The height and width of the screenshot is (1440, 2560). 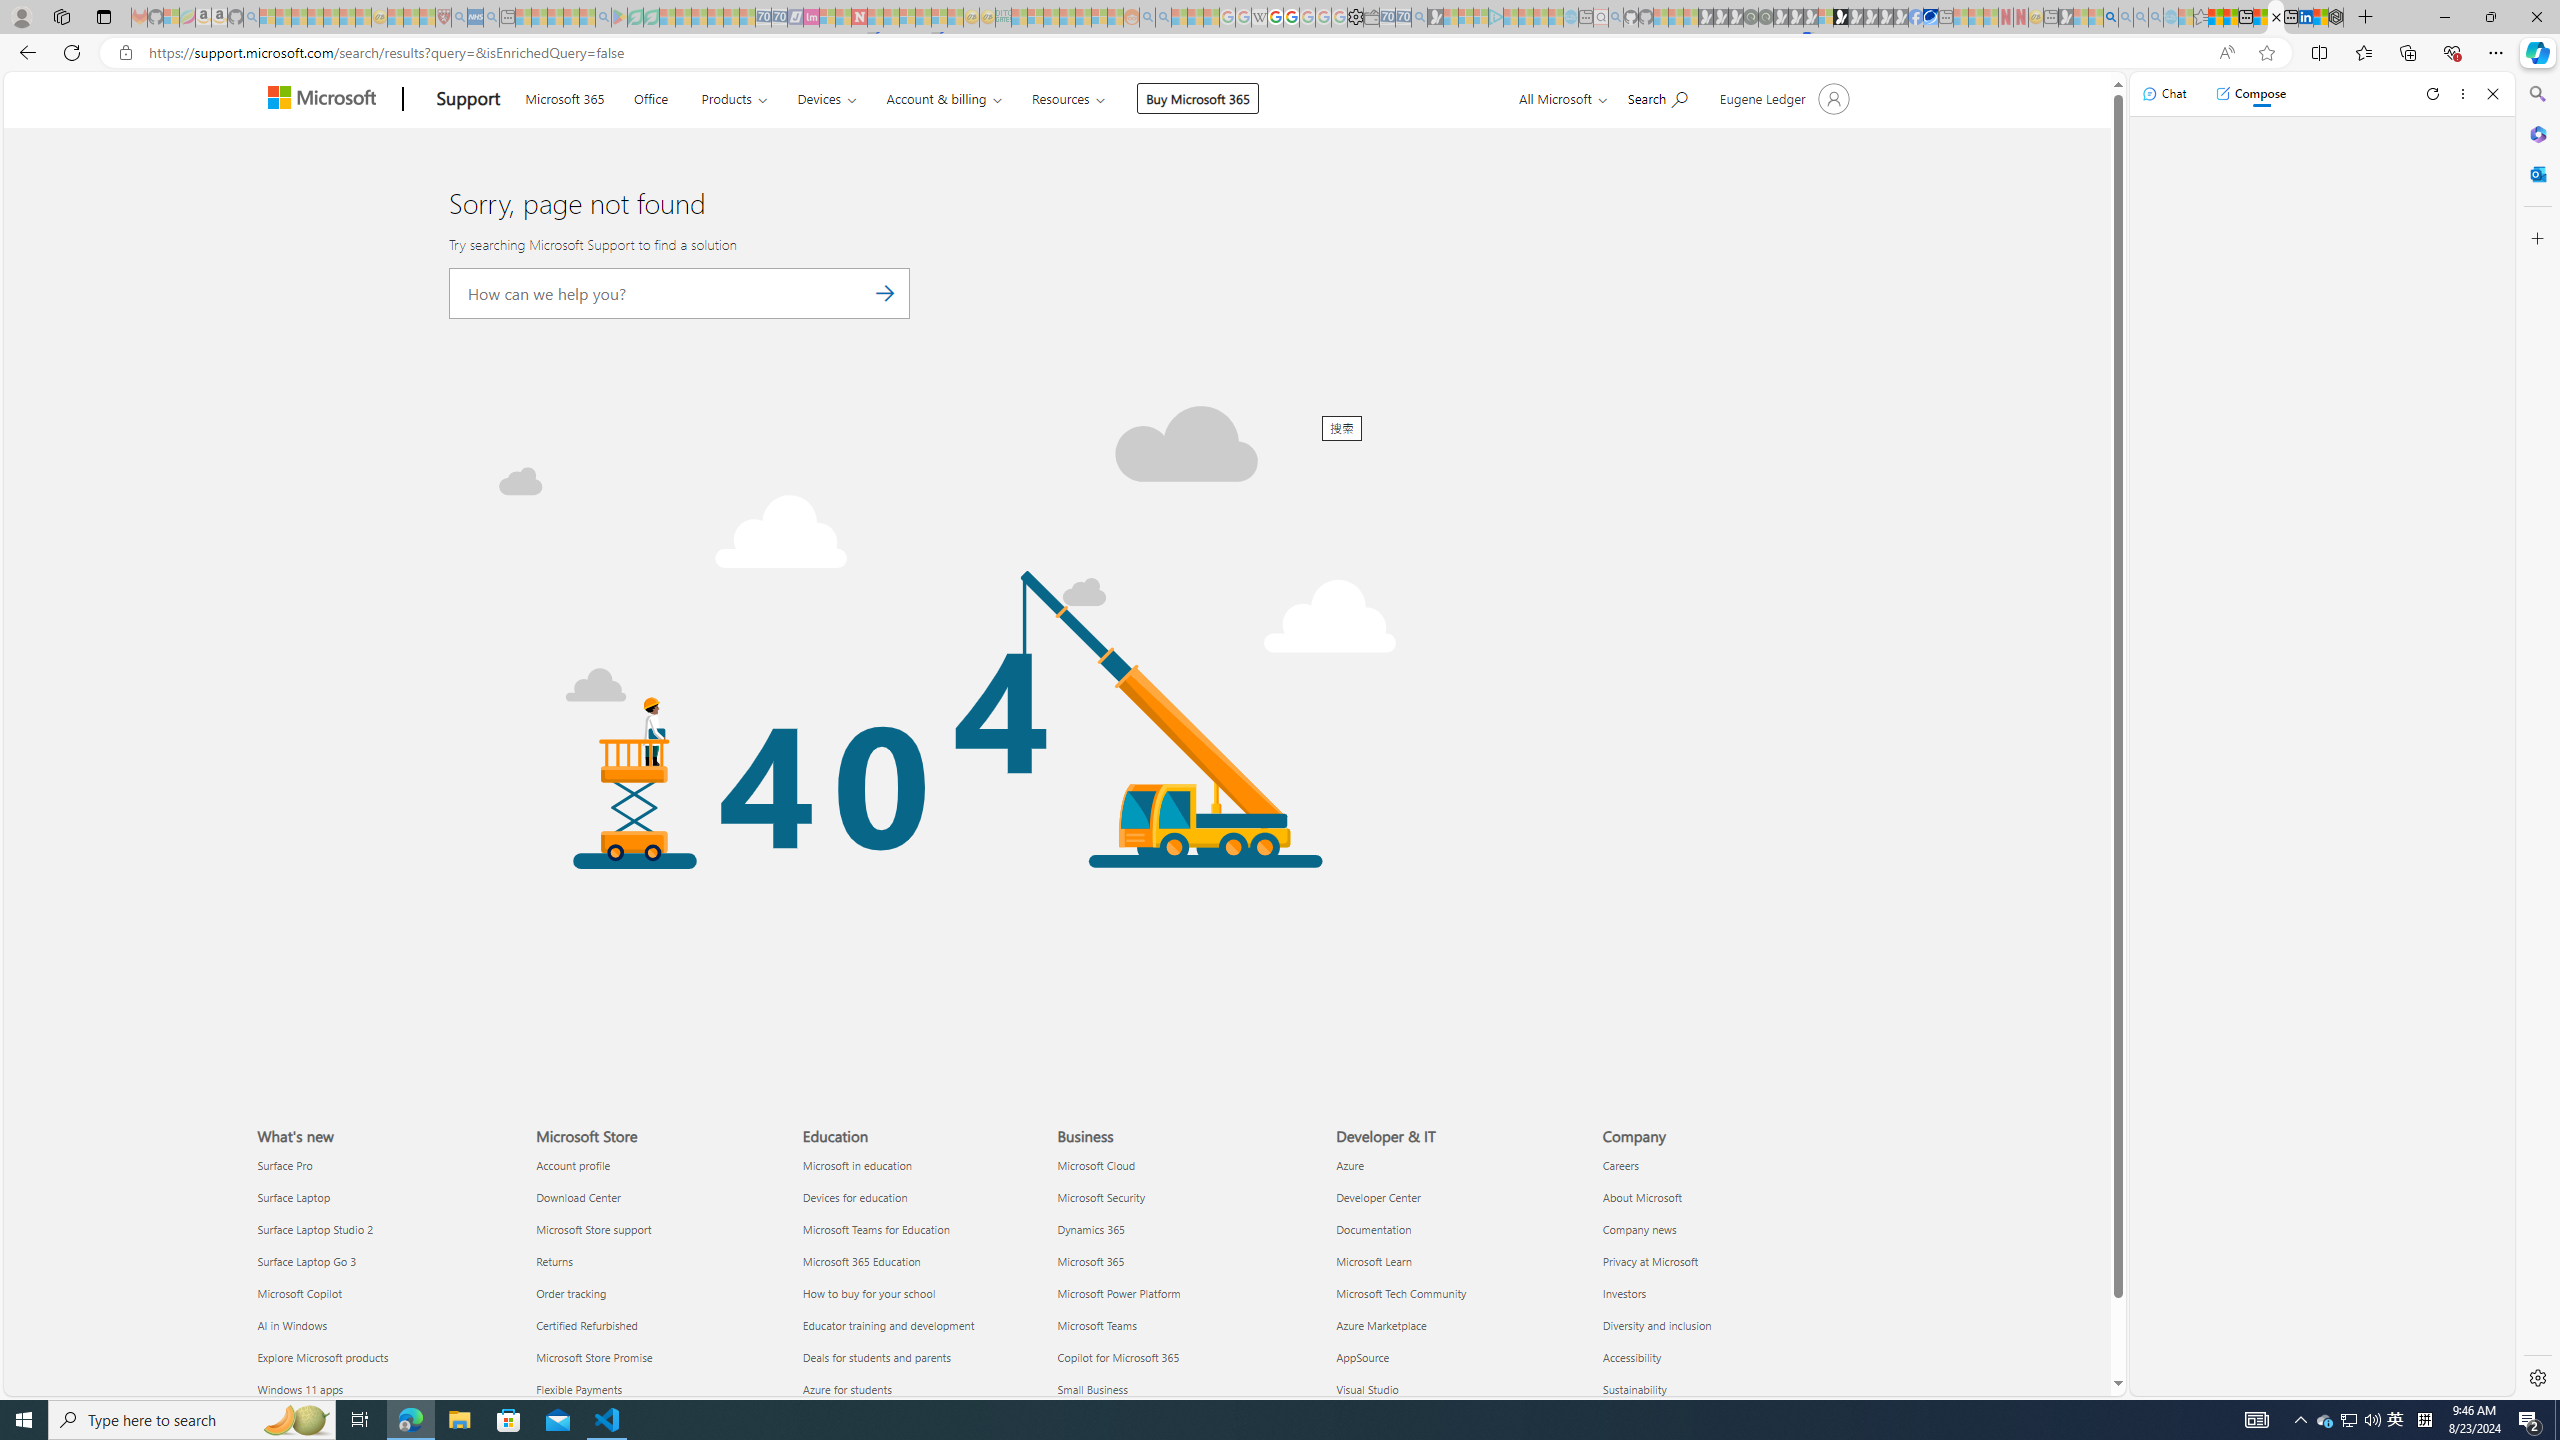 What do you see at coordinates (2306, 16) in the screenshot?
I see `'LinkedIn'` at bounding box center [2306, 16].